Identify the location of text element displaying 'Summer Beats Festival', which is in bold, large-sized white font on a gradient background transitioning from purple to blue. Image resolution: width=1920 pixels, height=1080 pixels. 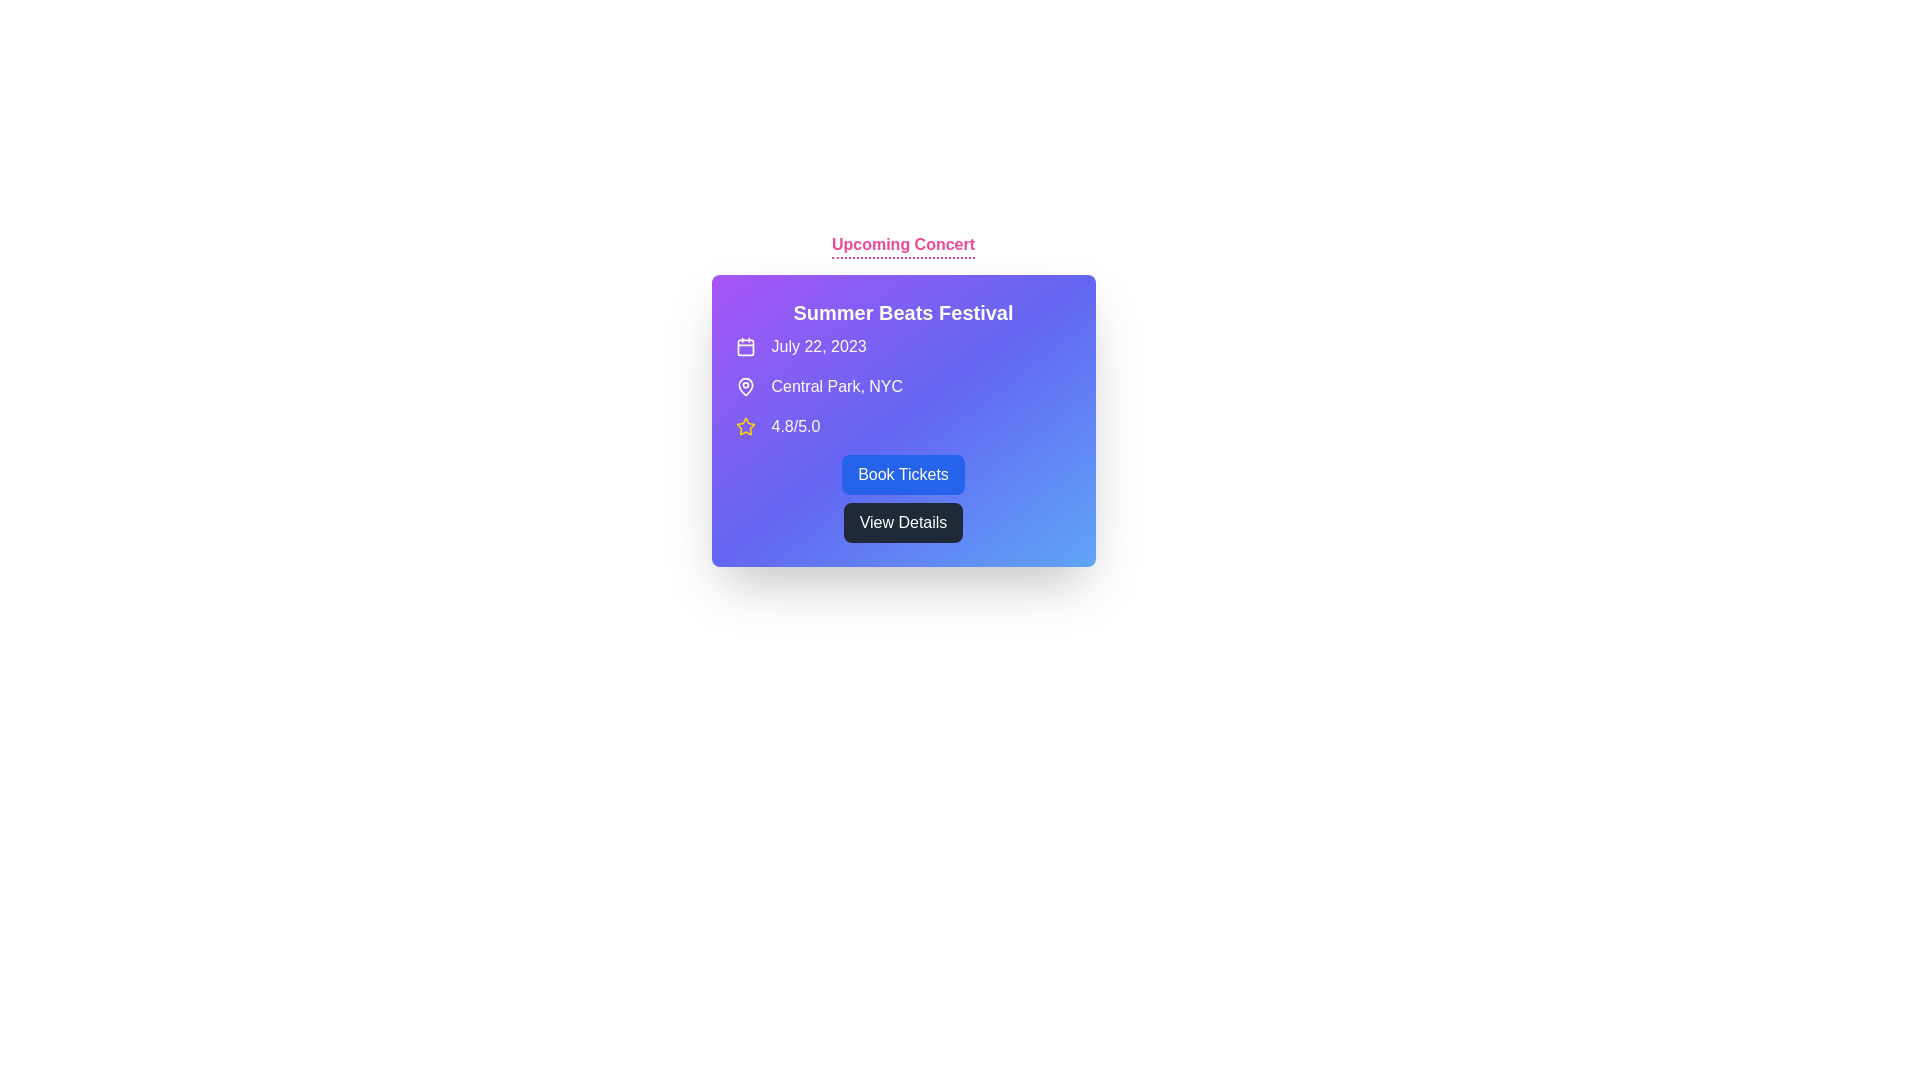
(902, 312).